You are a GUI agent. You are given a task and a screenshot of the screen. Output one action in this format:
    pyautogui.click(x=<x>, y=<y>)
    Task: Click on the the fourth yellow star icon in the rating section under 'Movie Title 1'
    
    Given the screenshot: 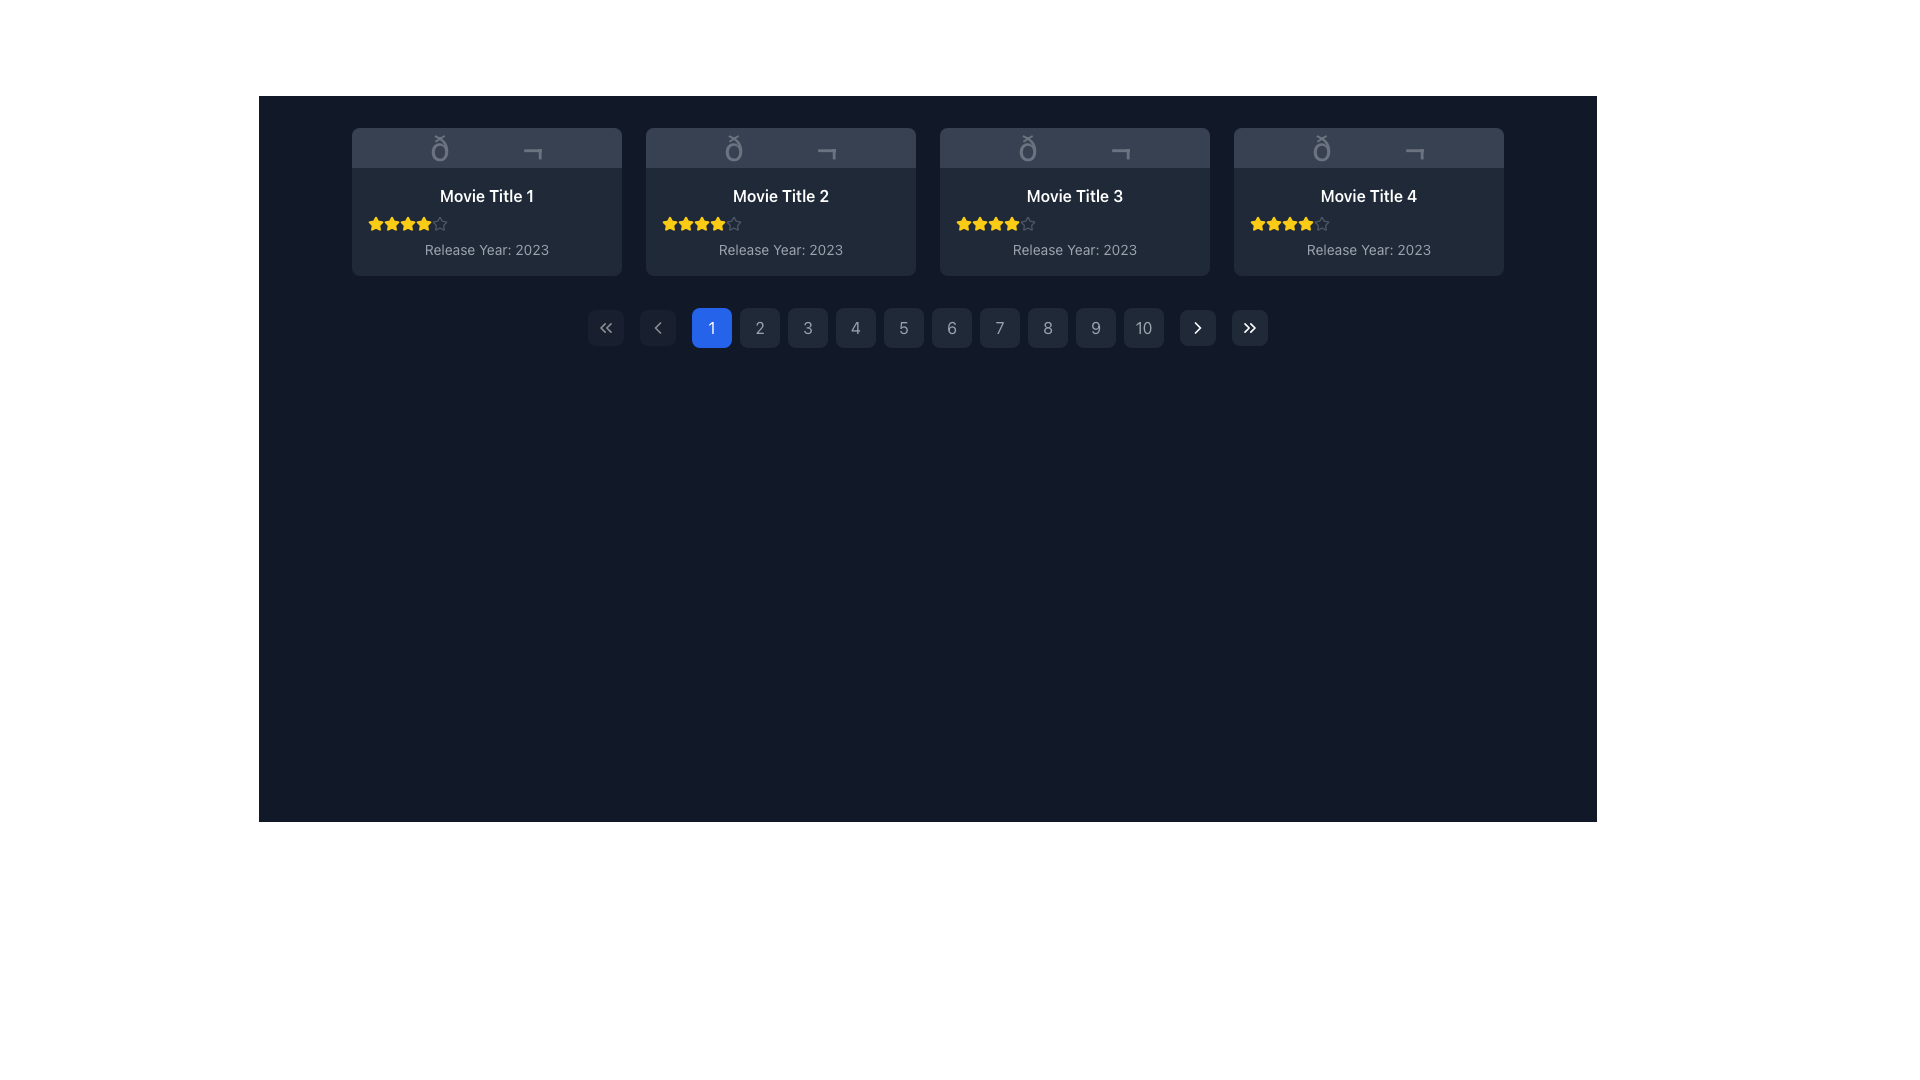 What is the action you would take?
    pyautogui.click(x=407, y=223)
    